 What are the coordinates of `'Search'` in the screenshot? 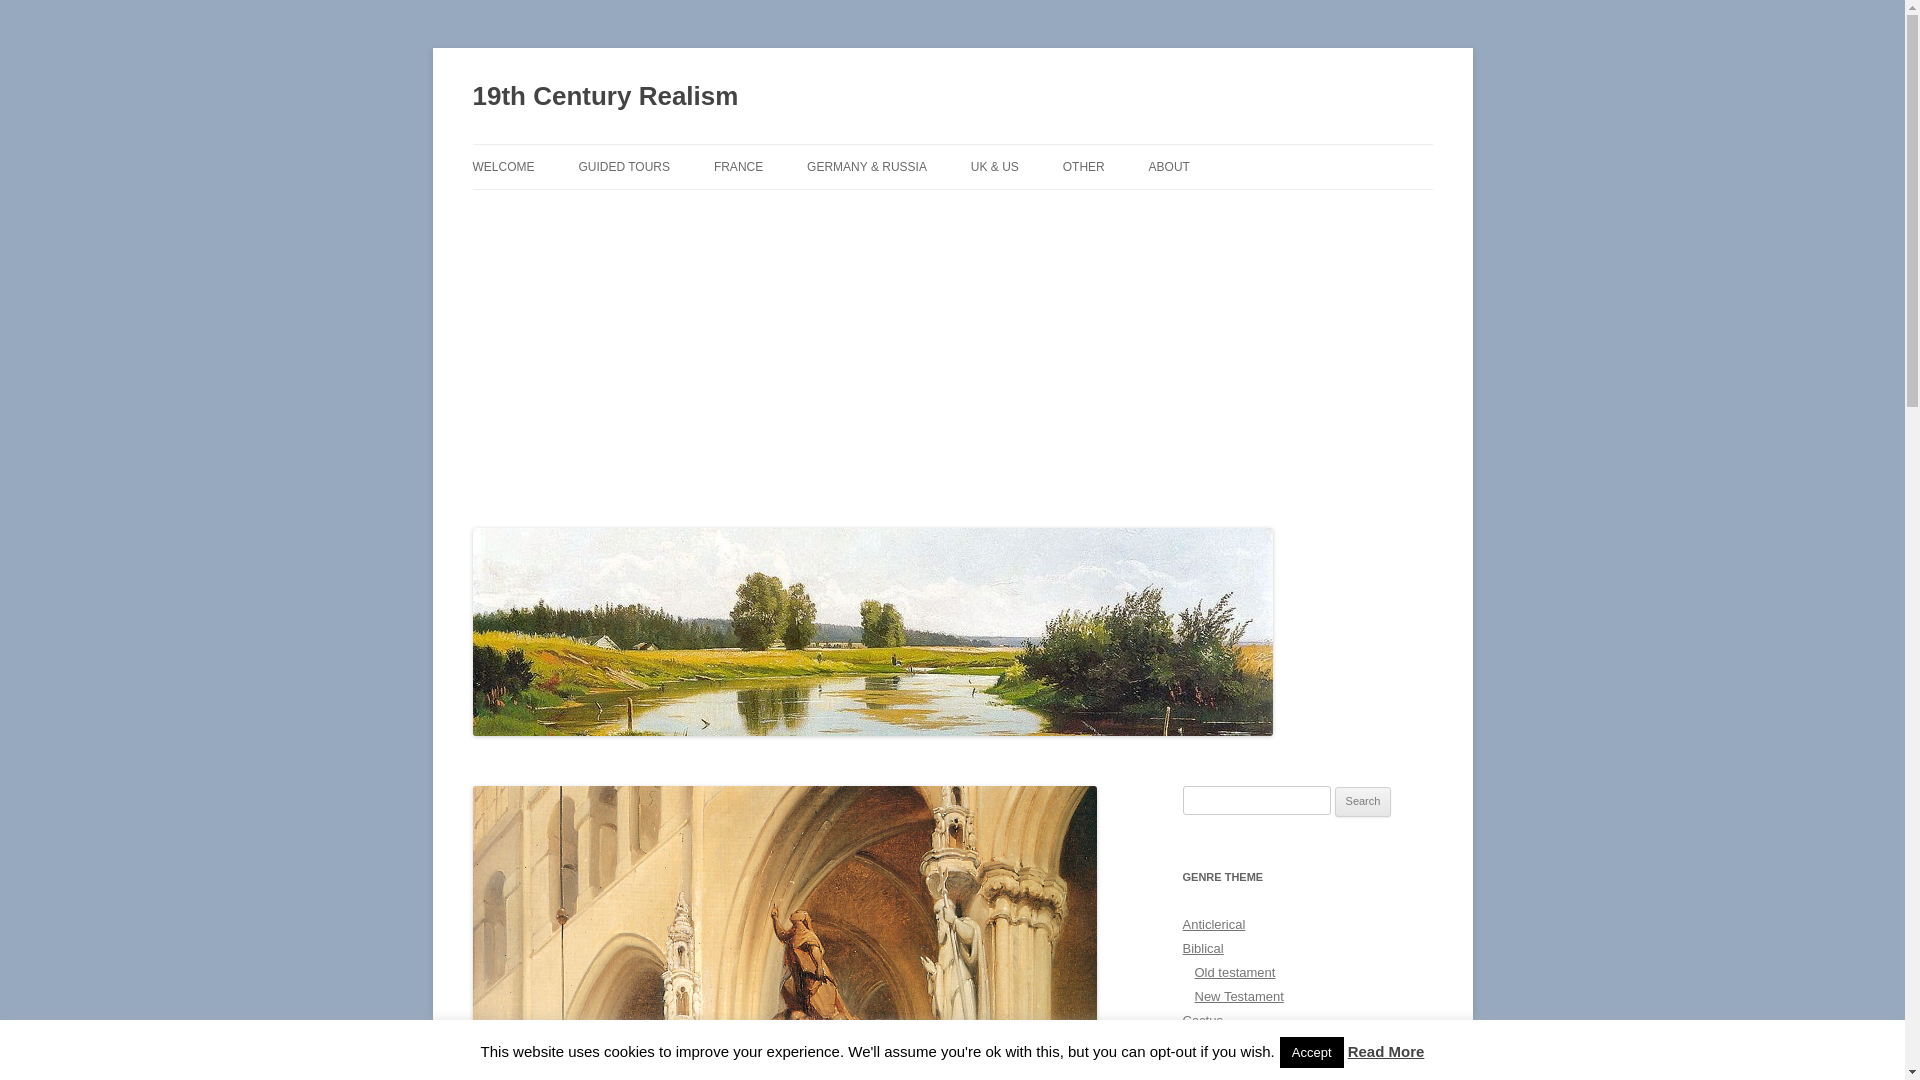 It's located at (1334, 801).